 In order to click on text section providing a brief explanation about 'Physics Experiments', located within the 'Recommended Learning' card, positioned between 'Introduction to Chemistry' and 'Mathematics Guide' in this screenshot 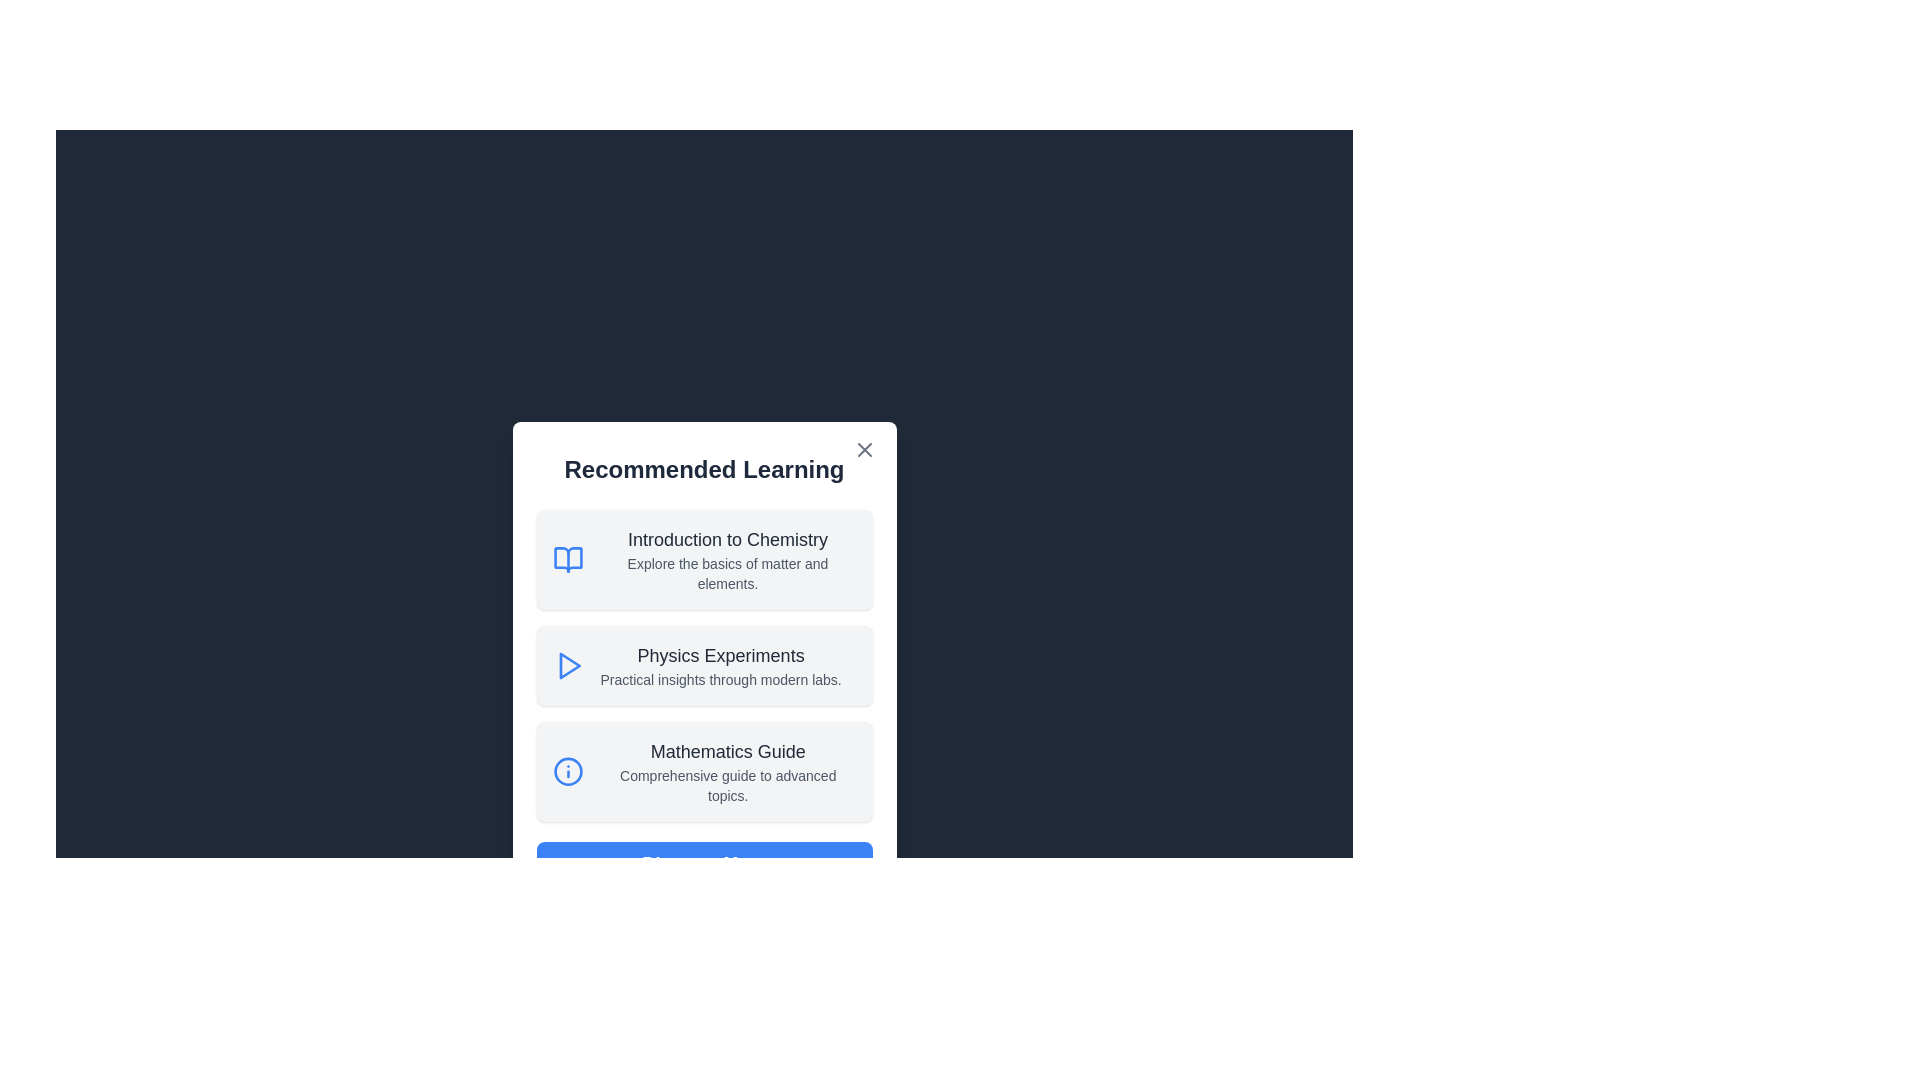, I will do `click(720, 666)`.